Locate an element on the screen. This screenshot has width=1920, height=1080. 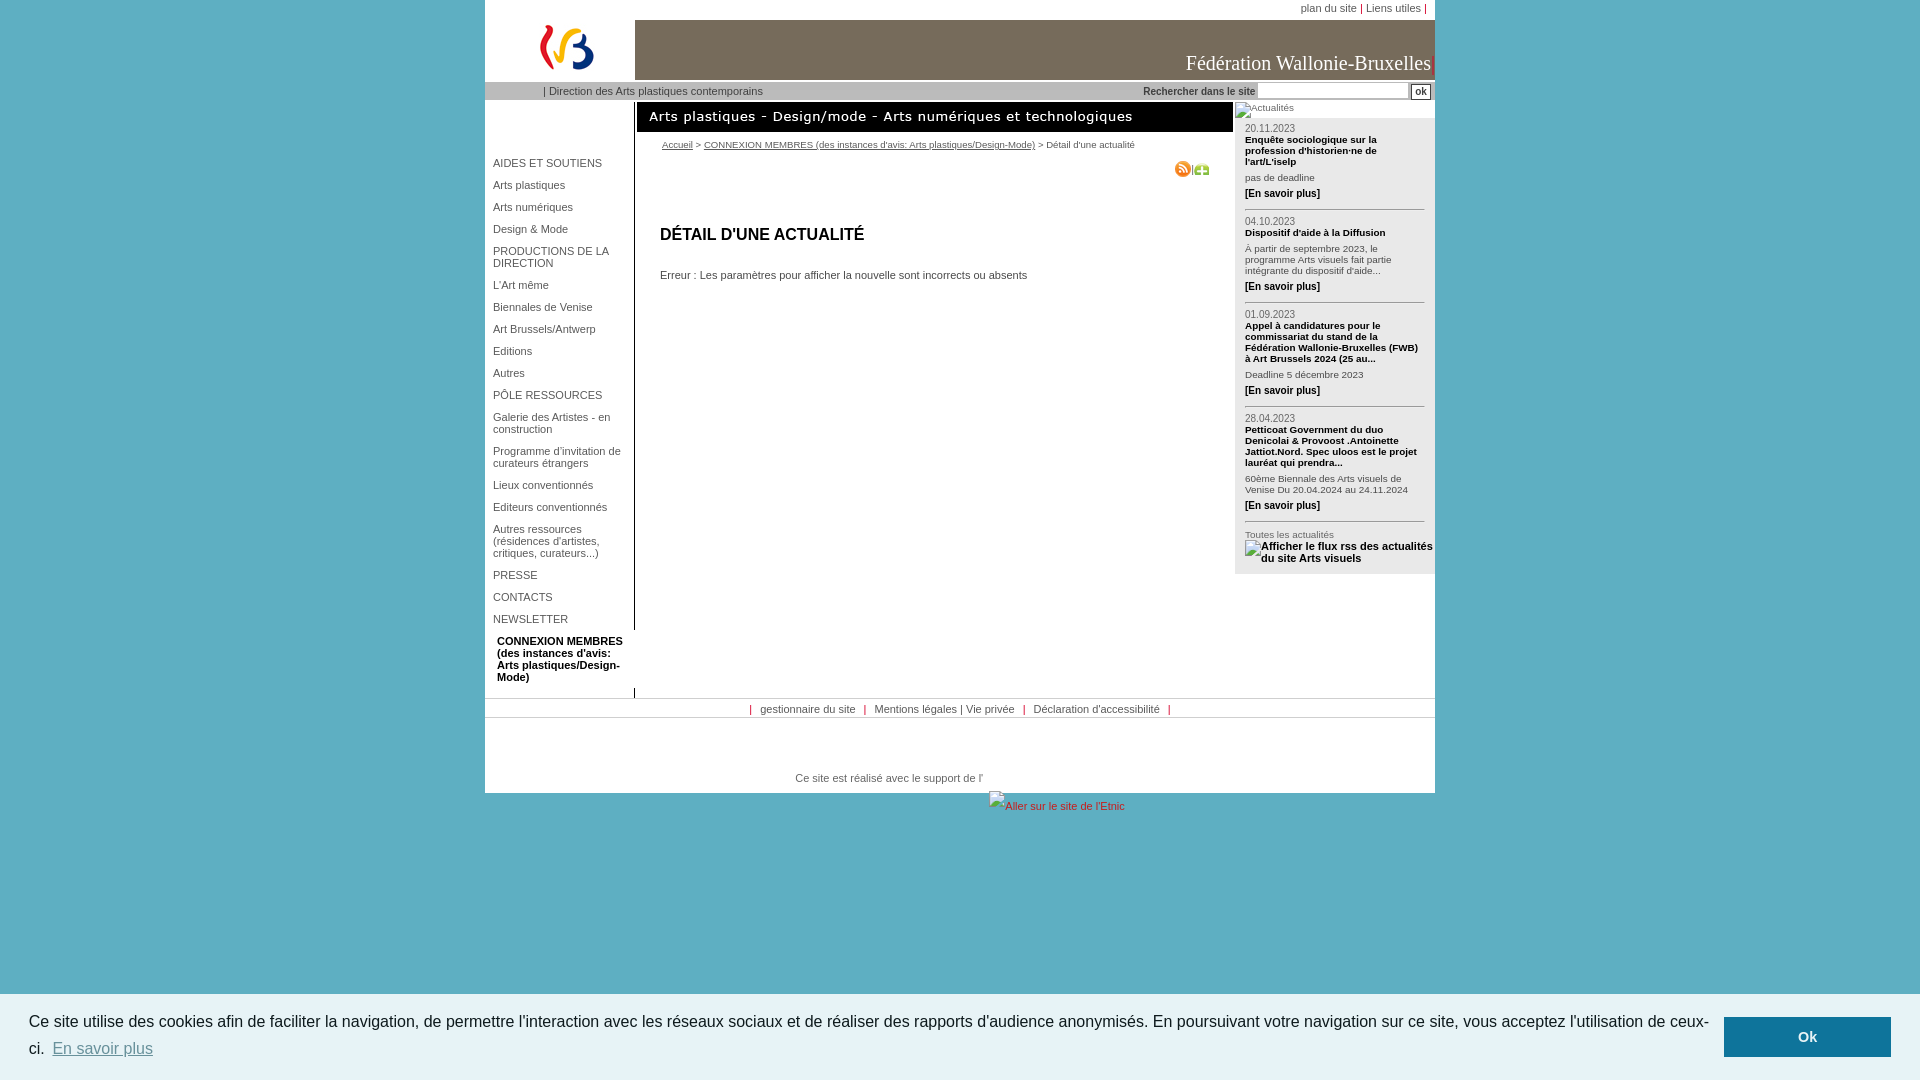
'Ok' is located at coordinates (1807, 1036).